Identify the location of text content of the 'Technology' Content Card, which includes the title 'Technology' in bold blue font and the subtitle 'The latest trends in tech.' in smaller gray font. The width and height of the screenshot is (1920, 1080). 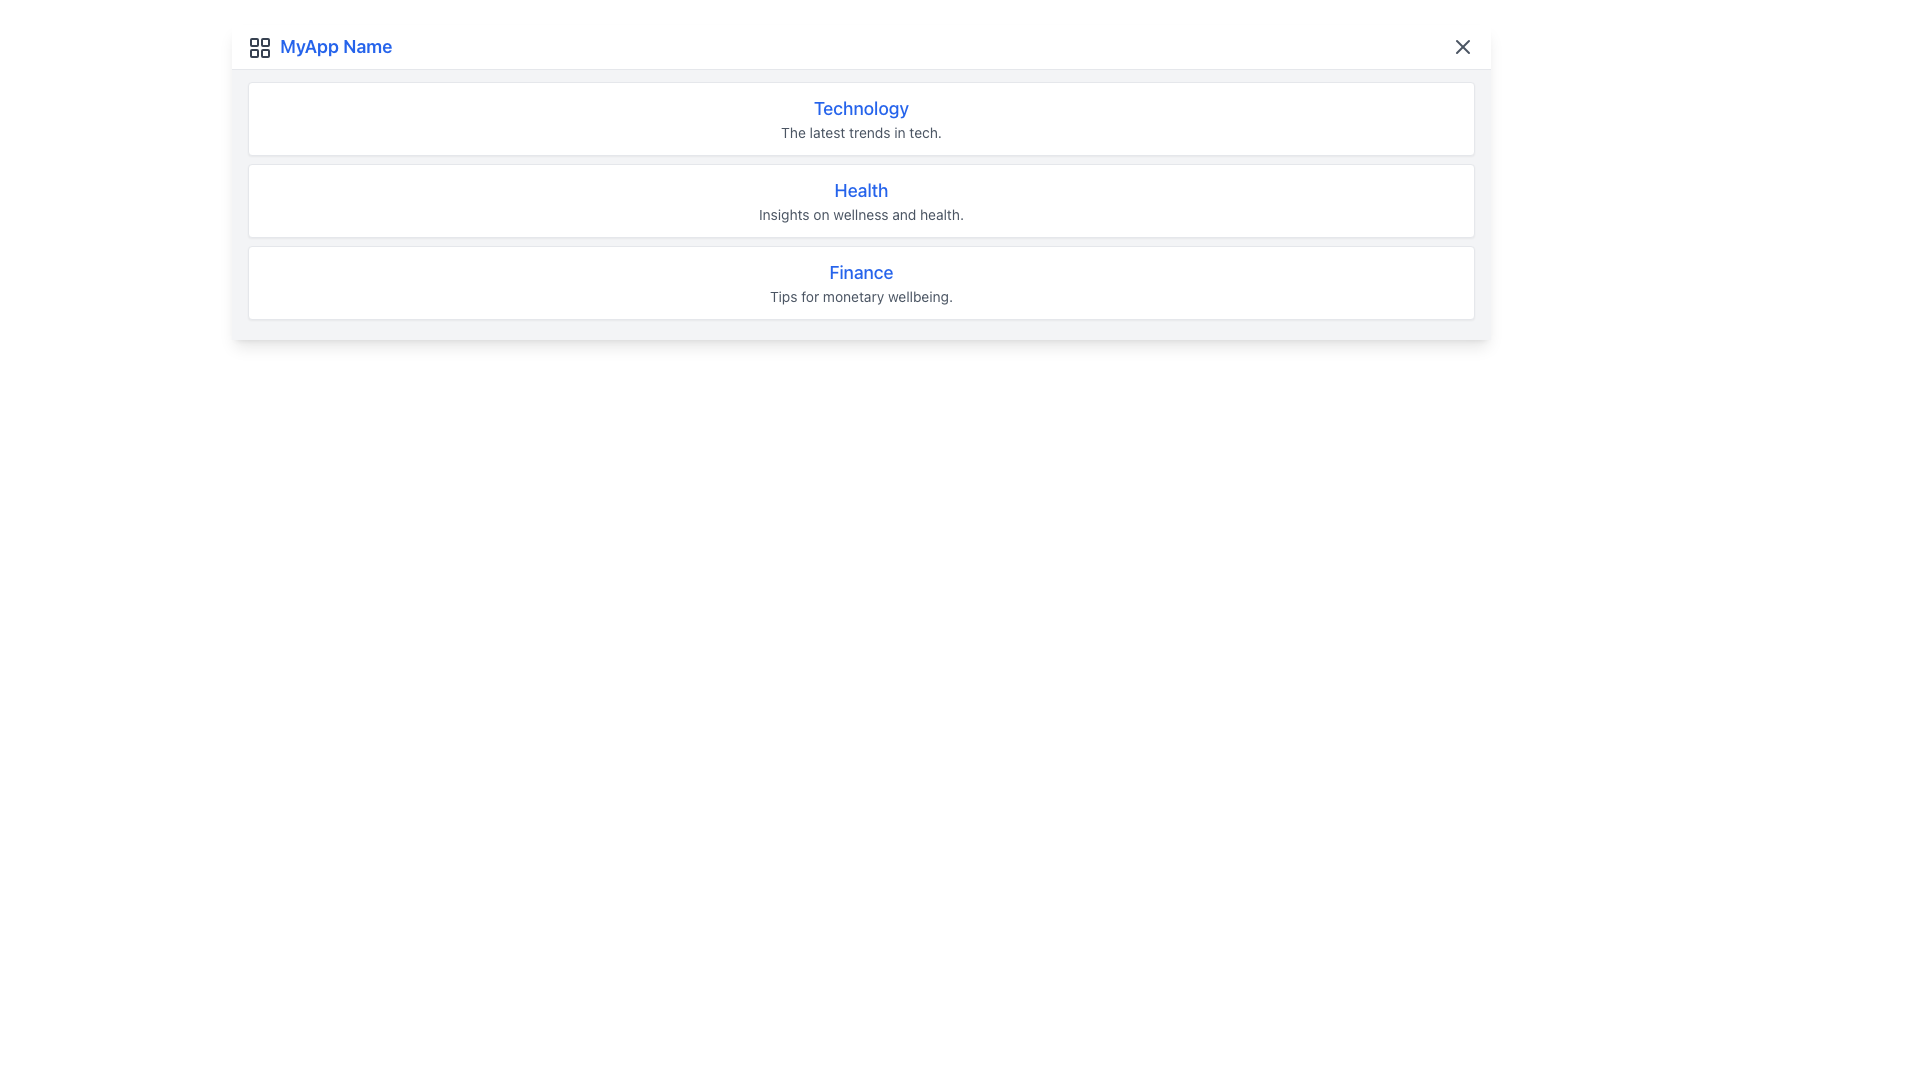
(861, 119).